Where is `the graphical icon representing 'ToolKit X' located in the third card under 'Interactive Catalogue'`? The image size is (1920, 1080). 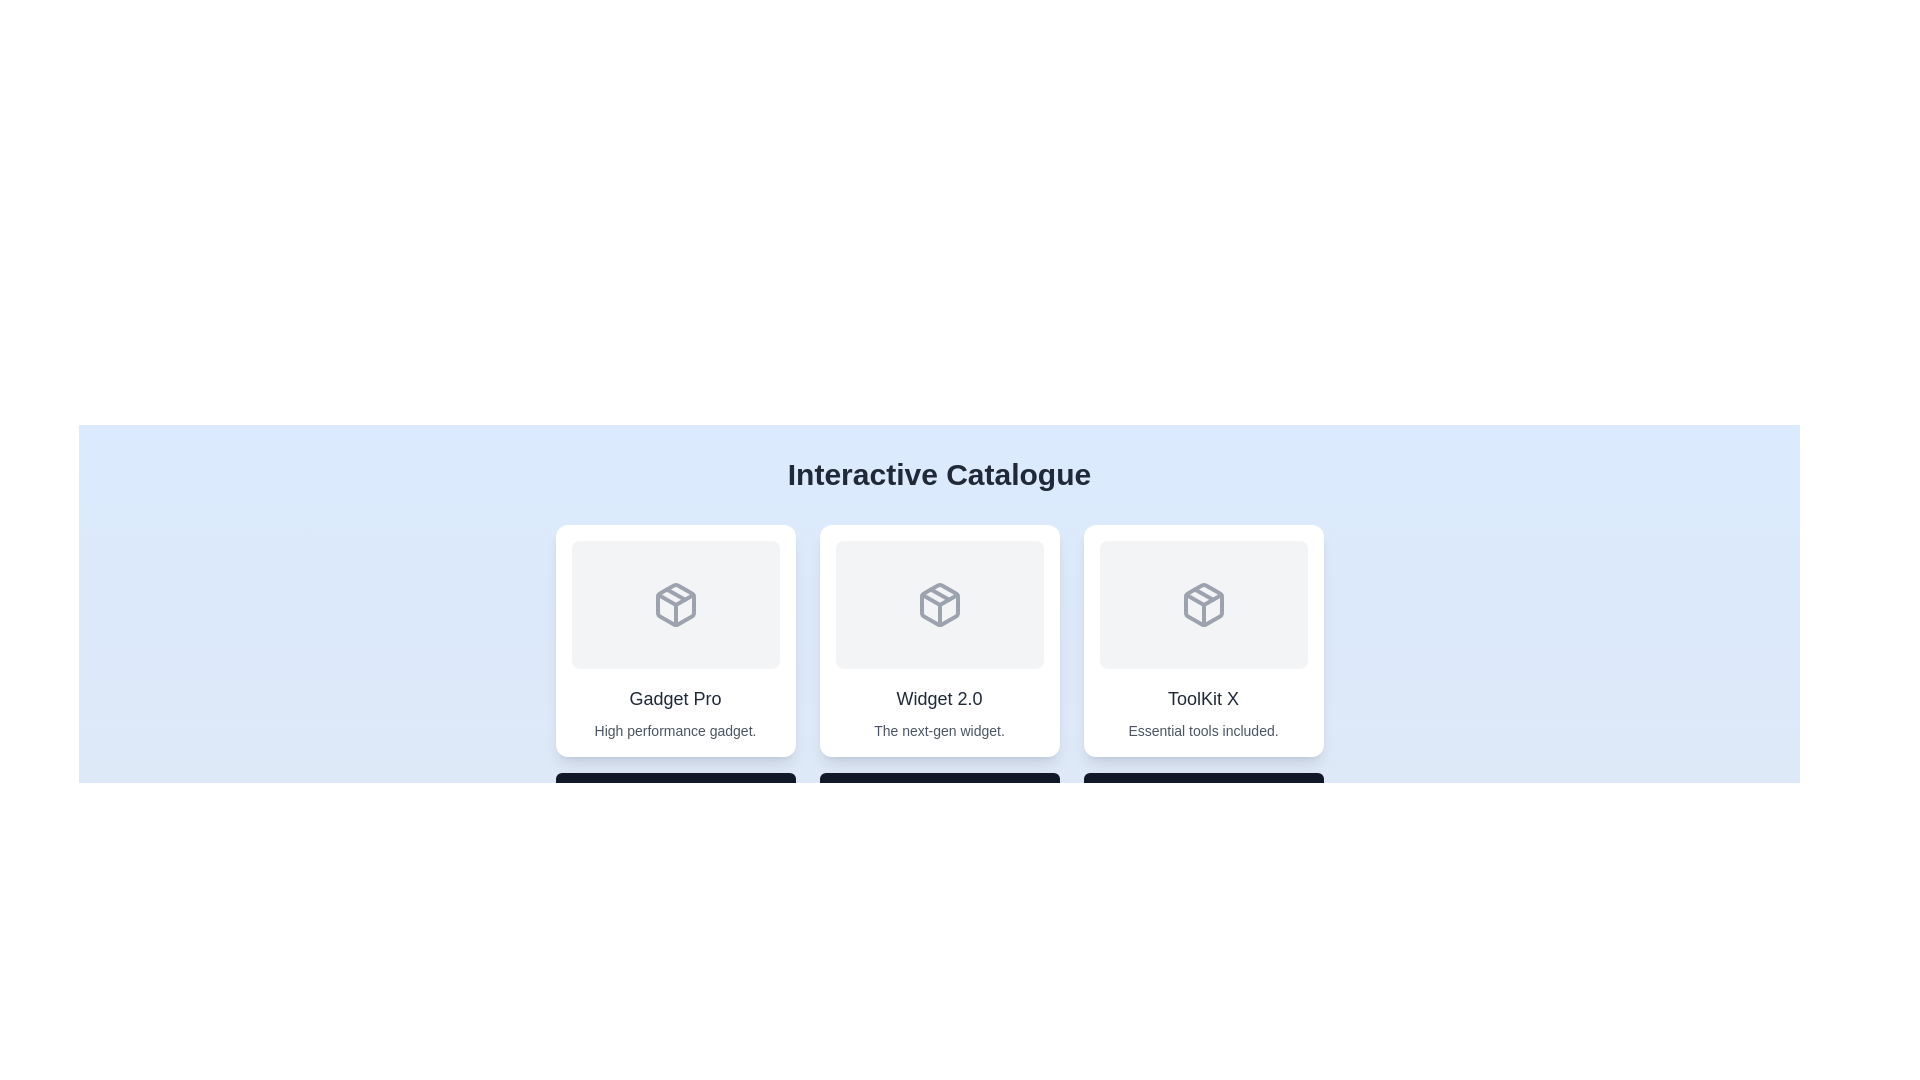 the graphical icon representing 'ToolKit X' located in the third card under 'Interactive Catalogue' is located at coordinates (1202, 604).